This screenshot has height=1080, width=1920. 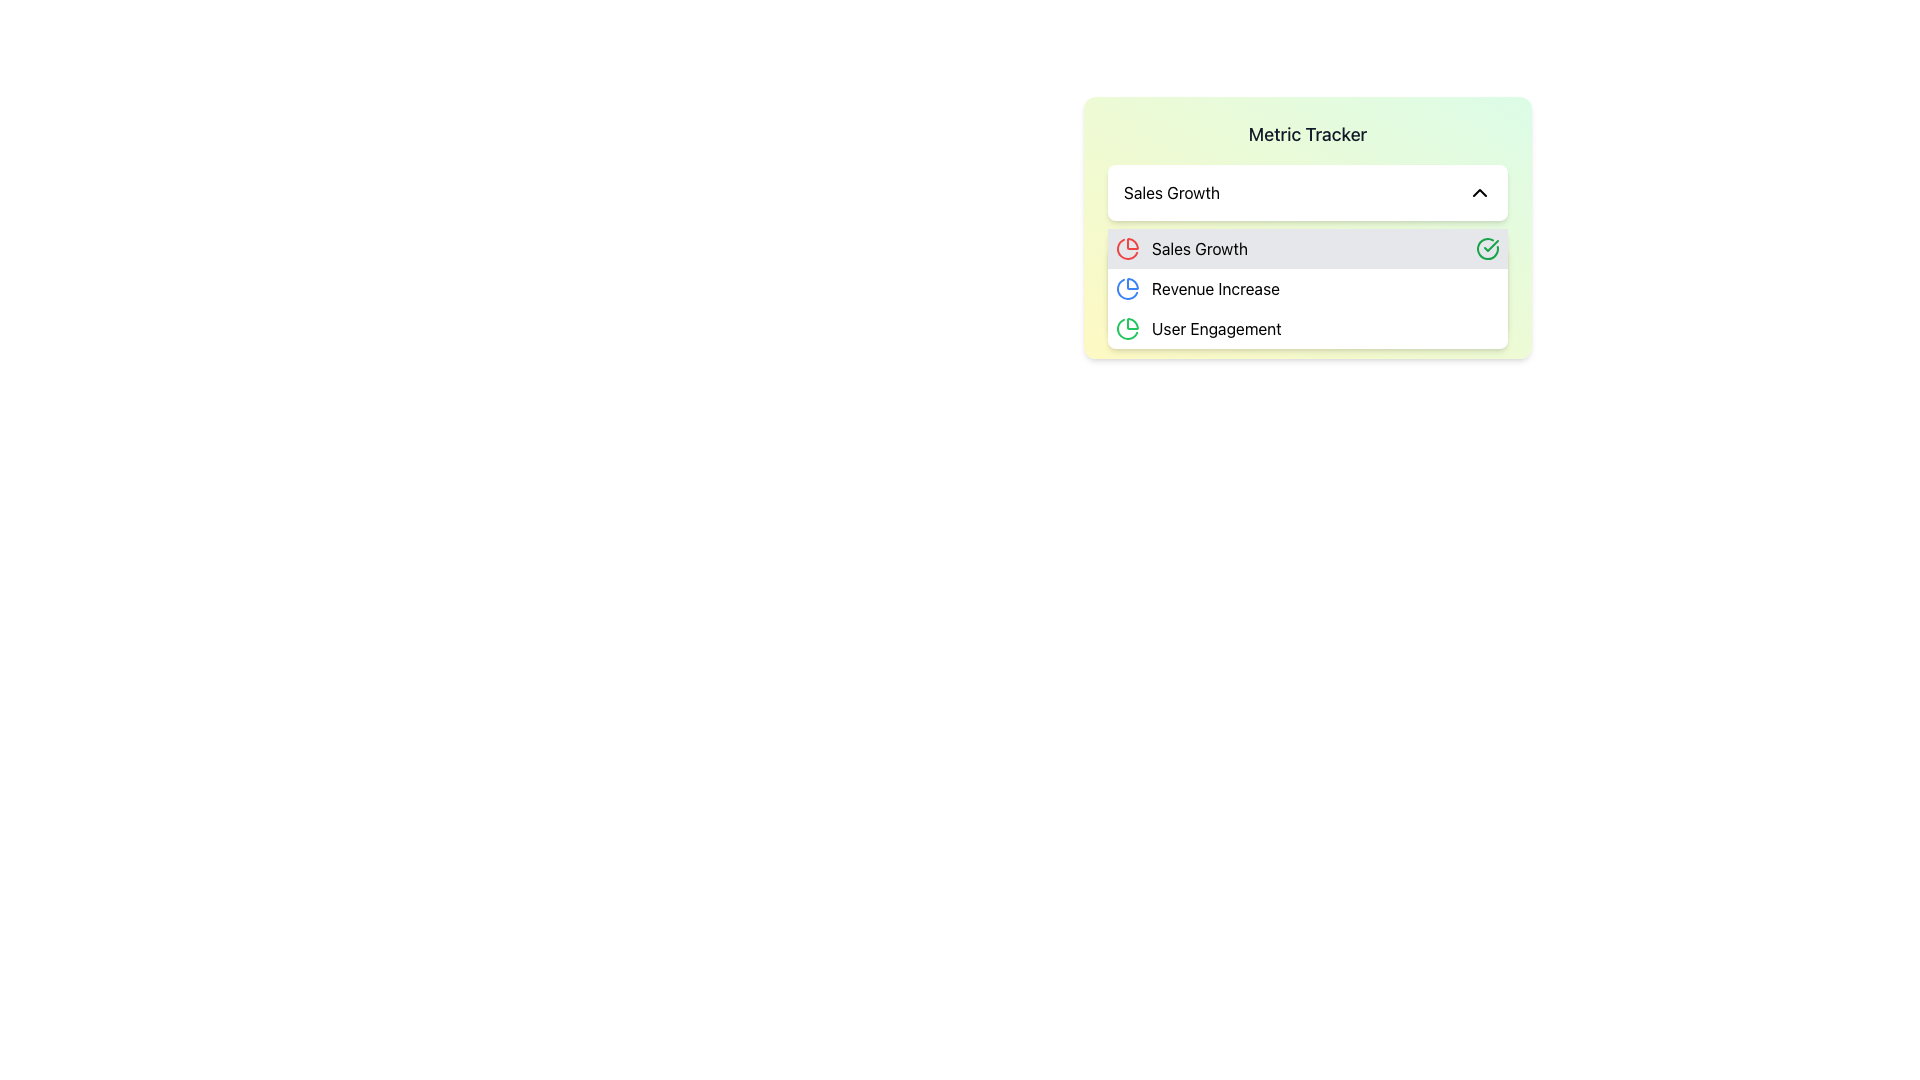 What do you see at coordinates (1488, 248) in the screenshot?
I see `the circular green checkmark icon located to the right of the 'Sales Growth' option in the metric selection box` at bounding box center [1488, 248].